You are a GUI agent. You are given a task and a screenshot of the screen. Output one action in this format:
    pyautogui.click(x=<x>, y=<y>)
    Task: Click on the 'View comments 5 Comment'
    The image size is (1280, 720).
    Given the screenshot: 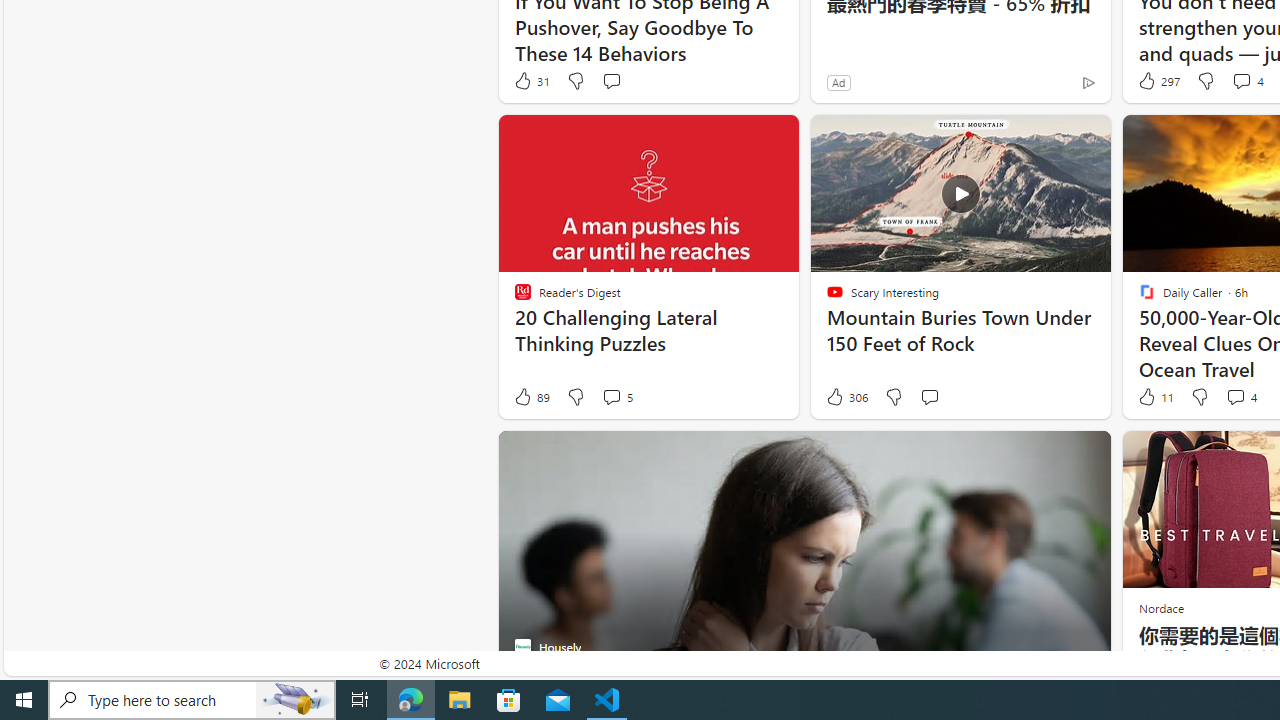 What is the action you would take?
    pyautogui.click(x=615, y=397)
    